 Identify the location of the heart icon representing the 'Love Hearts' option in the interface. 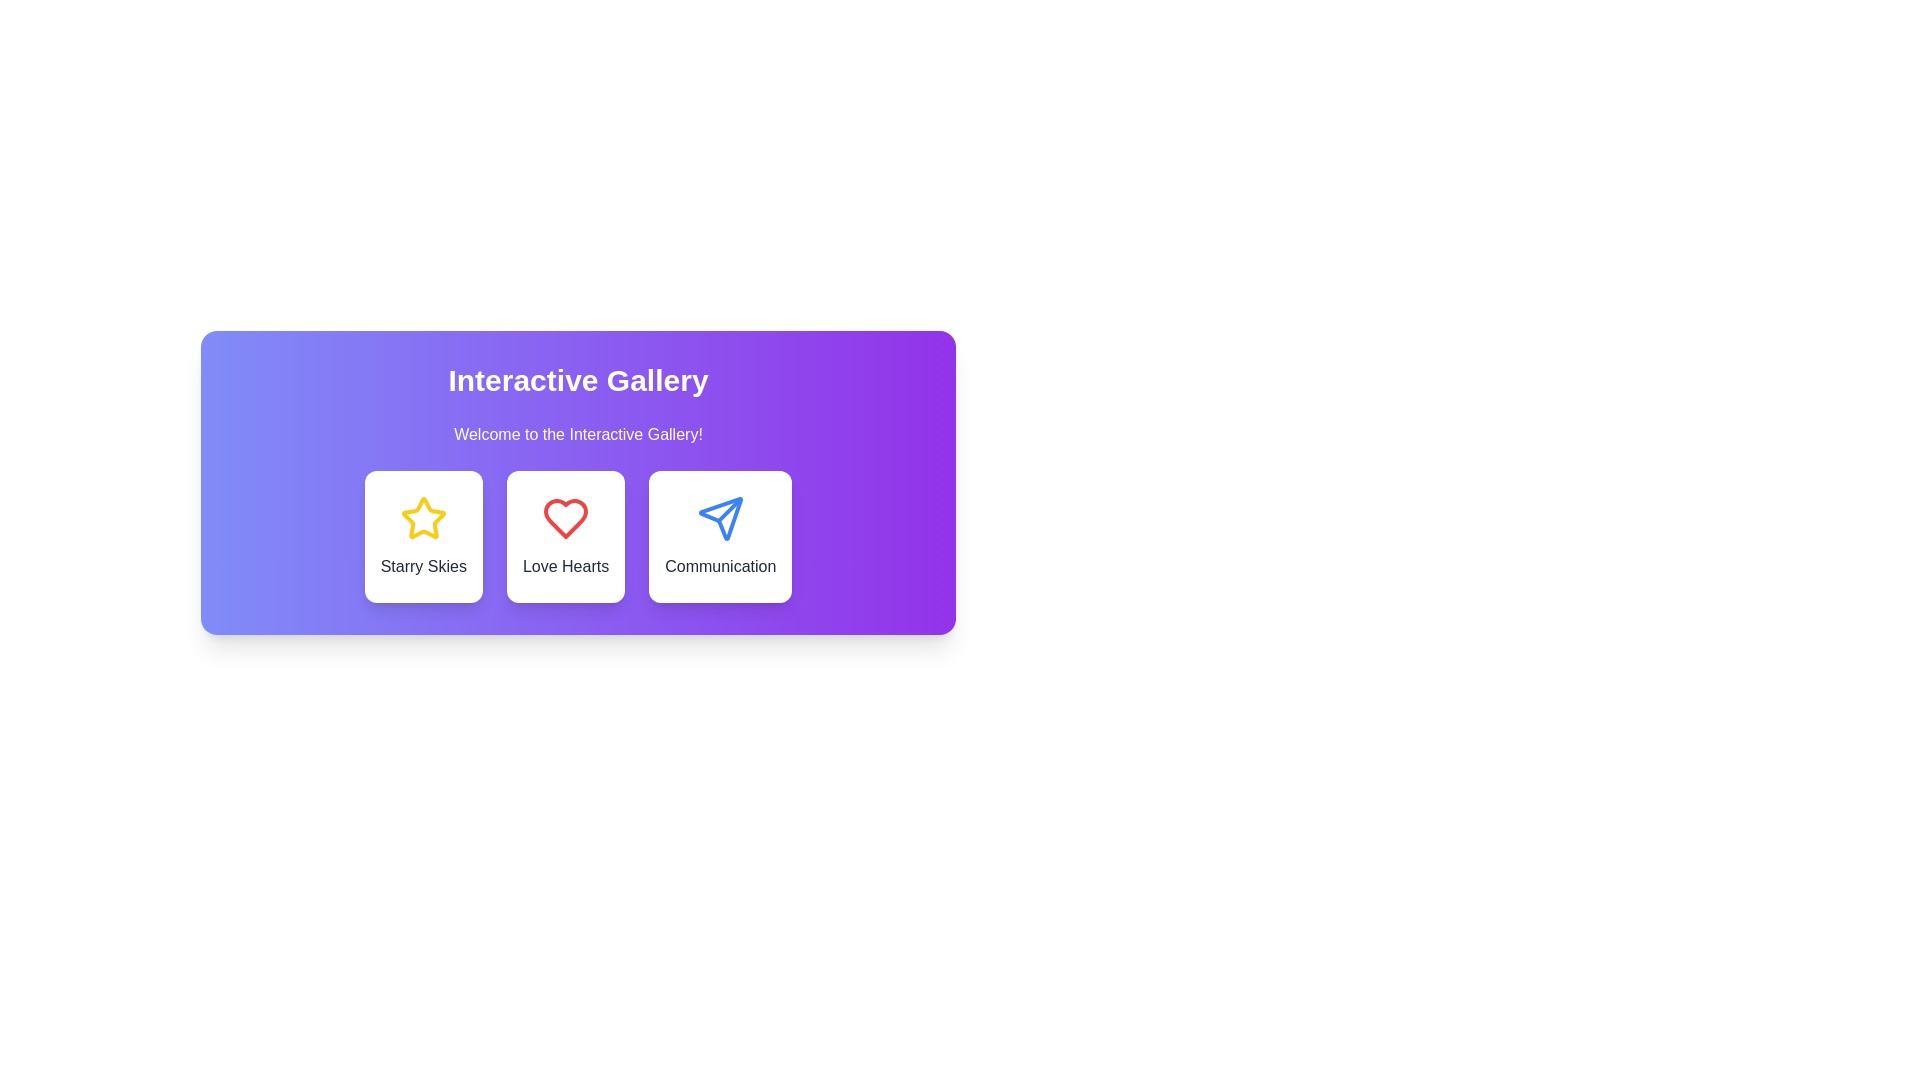
(565, 518).